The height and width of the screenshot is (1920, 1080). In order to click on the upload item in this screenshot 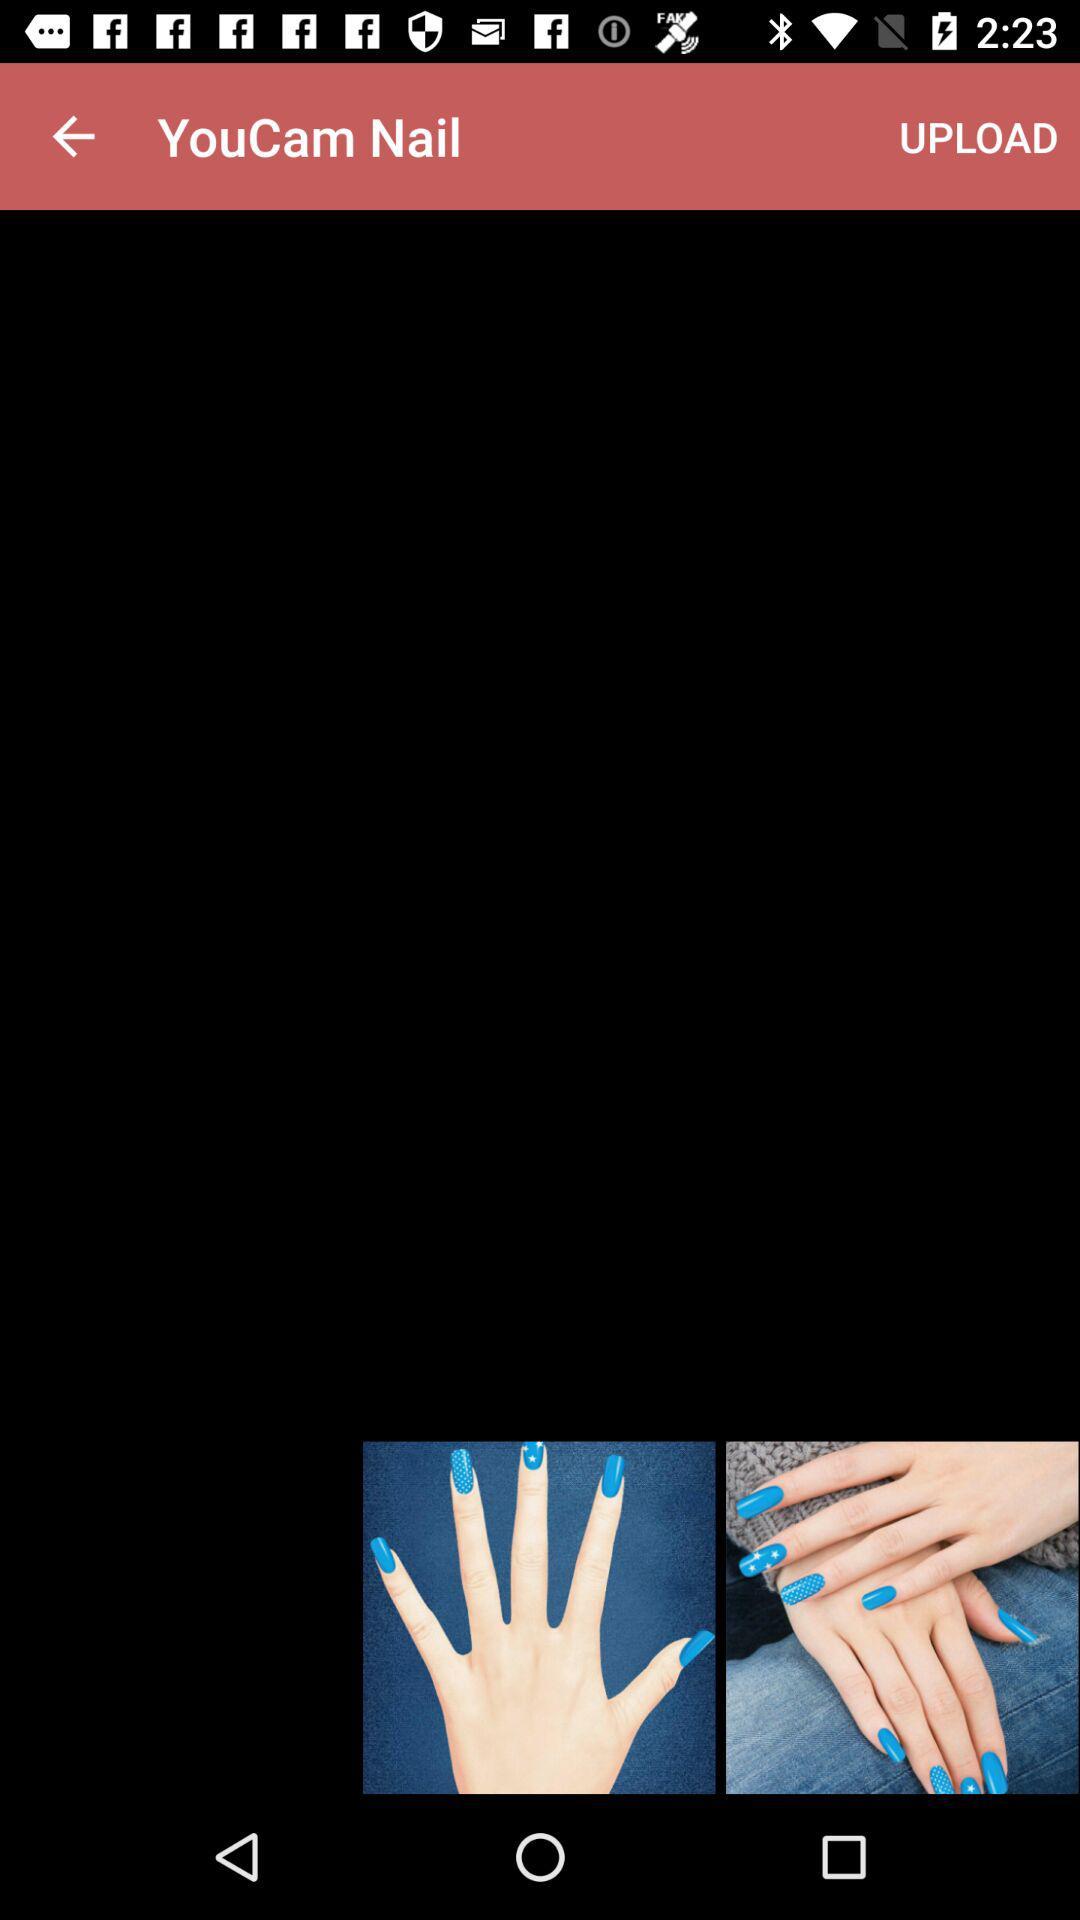, I will do `click(978, 135)`.